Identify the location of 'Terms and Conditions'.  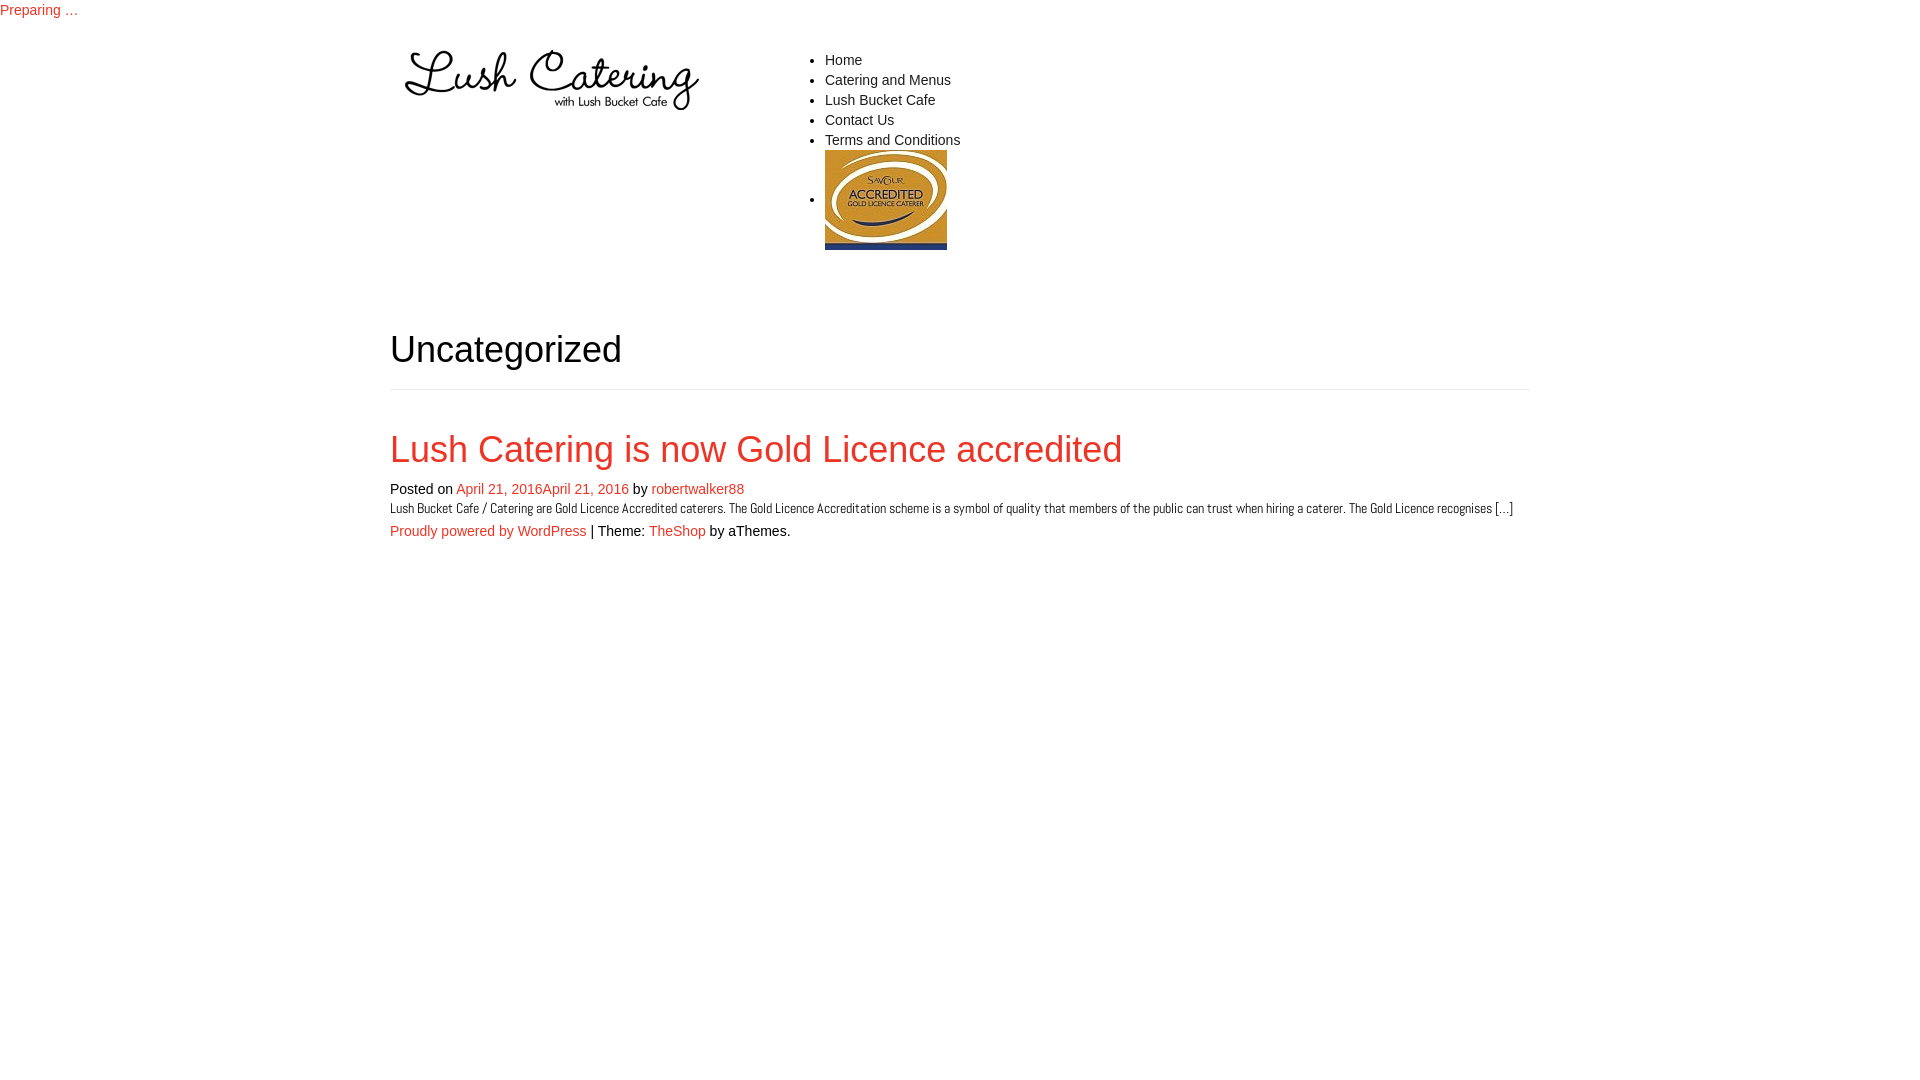
(891, 138).